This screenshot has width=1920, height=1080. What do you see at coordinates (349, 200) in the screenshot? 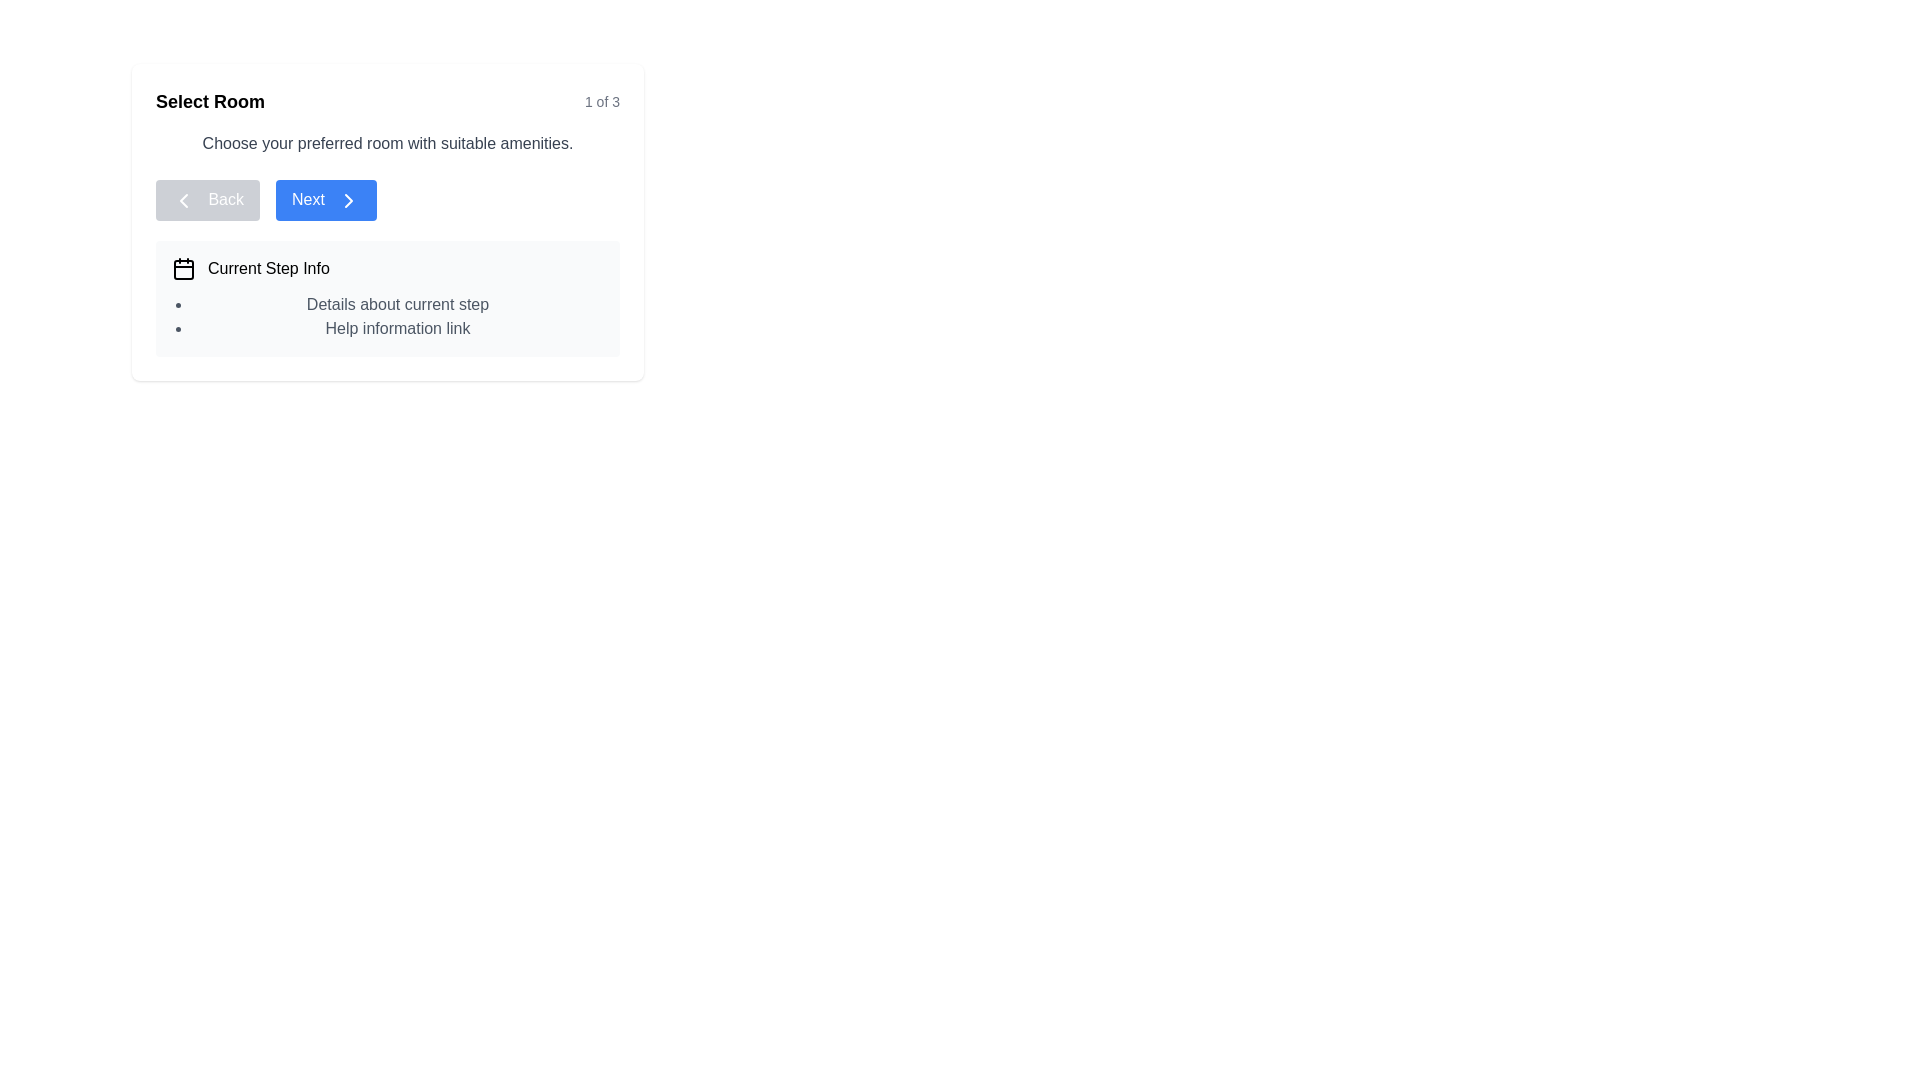
I see `the icon located at the right end of the blue 'Next' button` at bounding box center [349, 200].